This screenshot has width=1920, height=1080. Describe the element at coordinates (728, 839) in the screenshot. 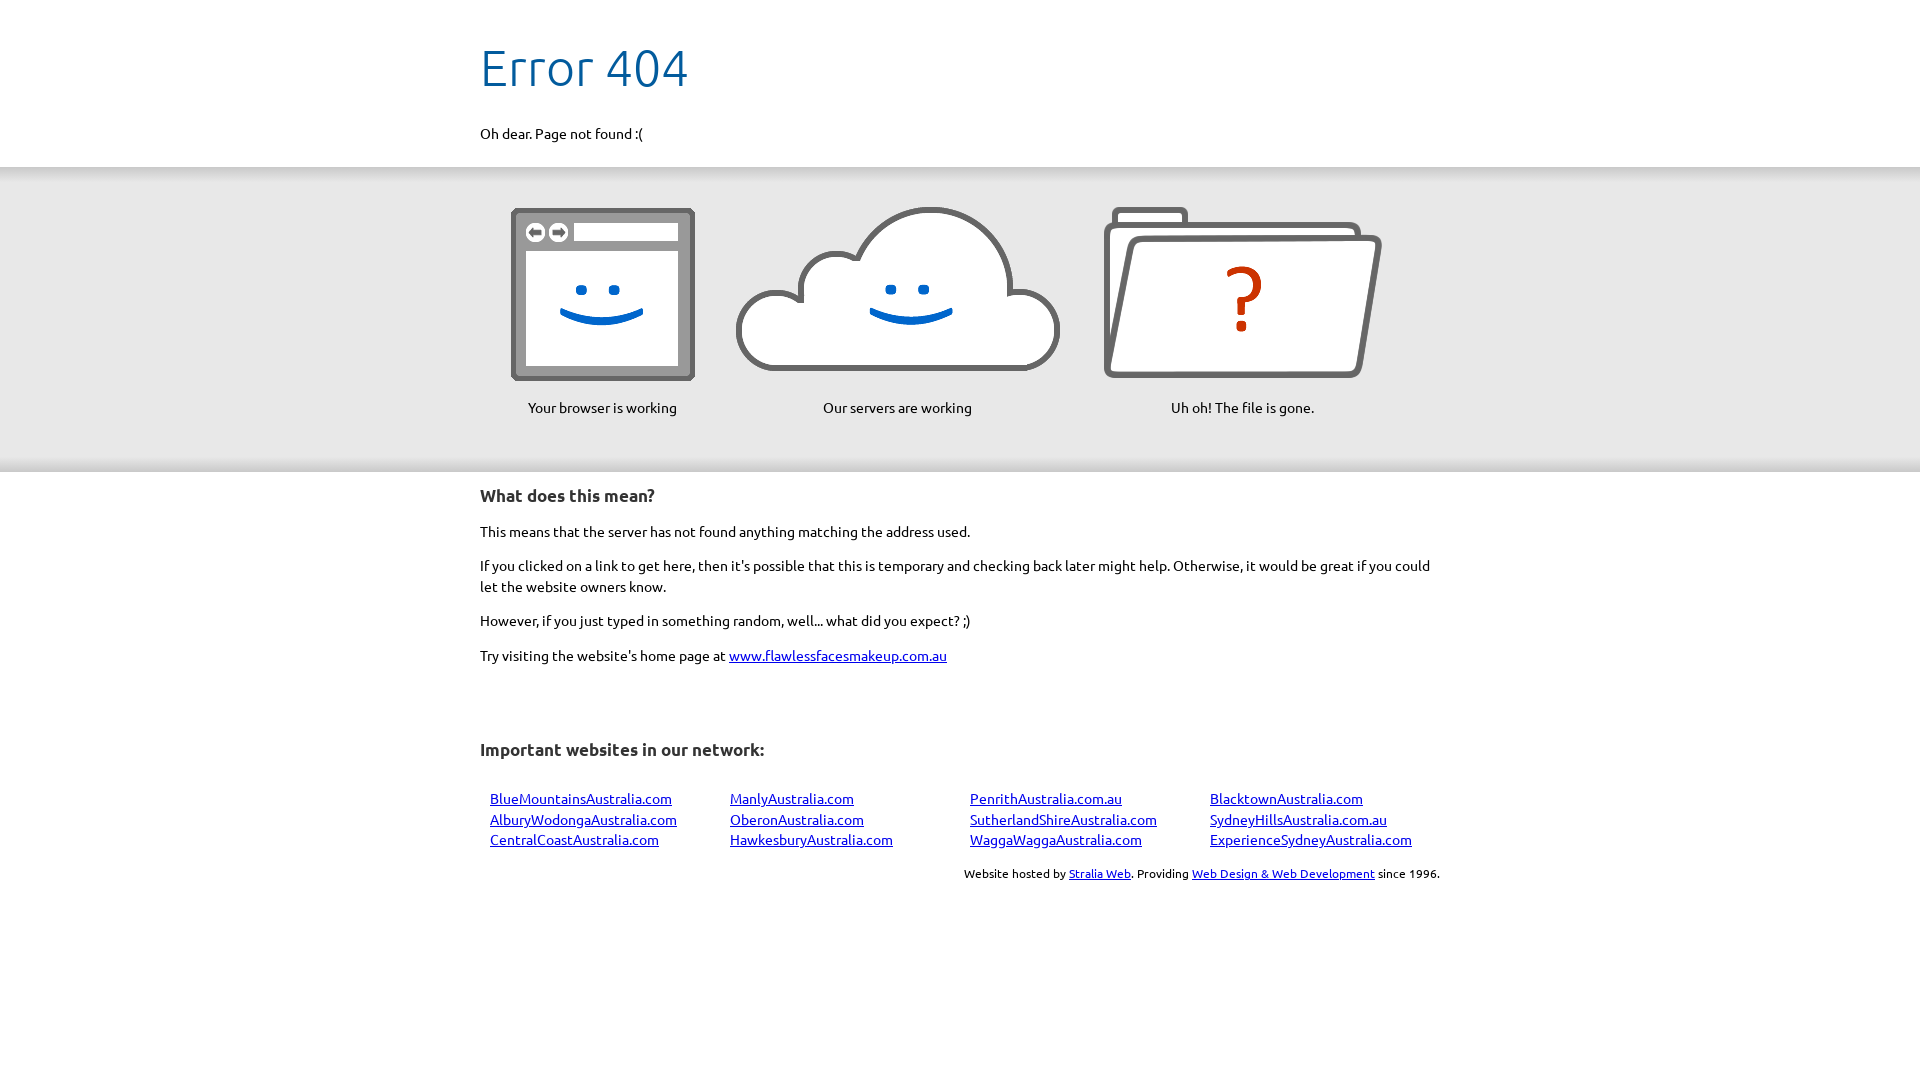

I see `'HawkesburyAustralia.com'` at that location.